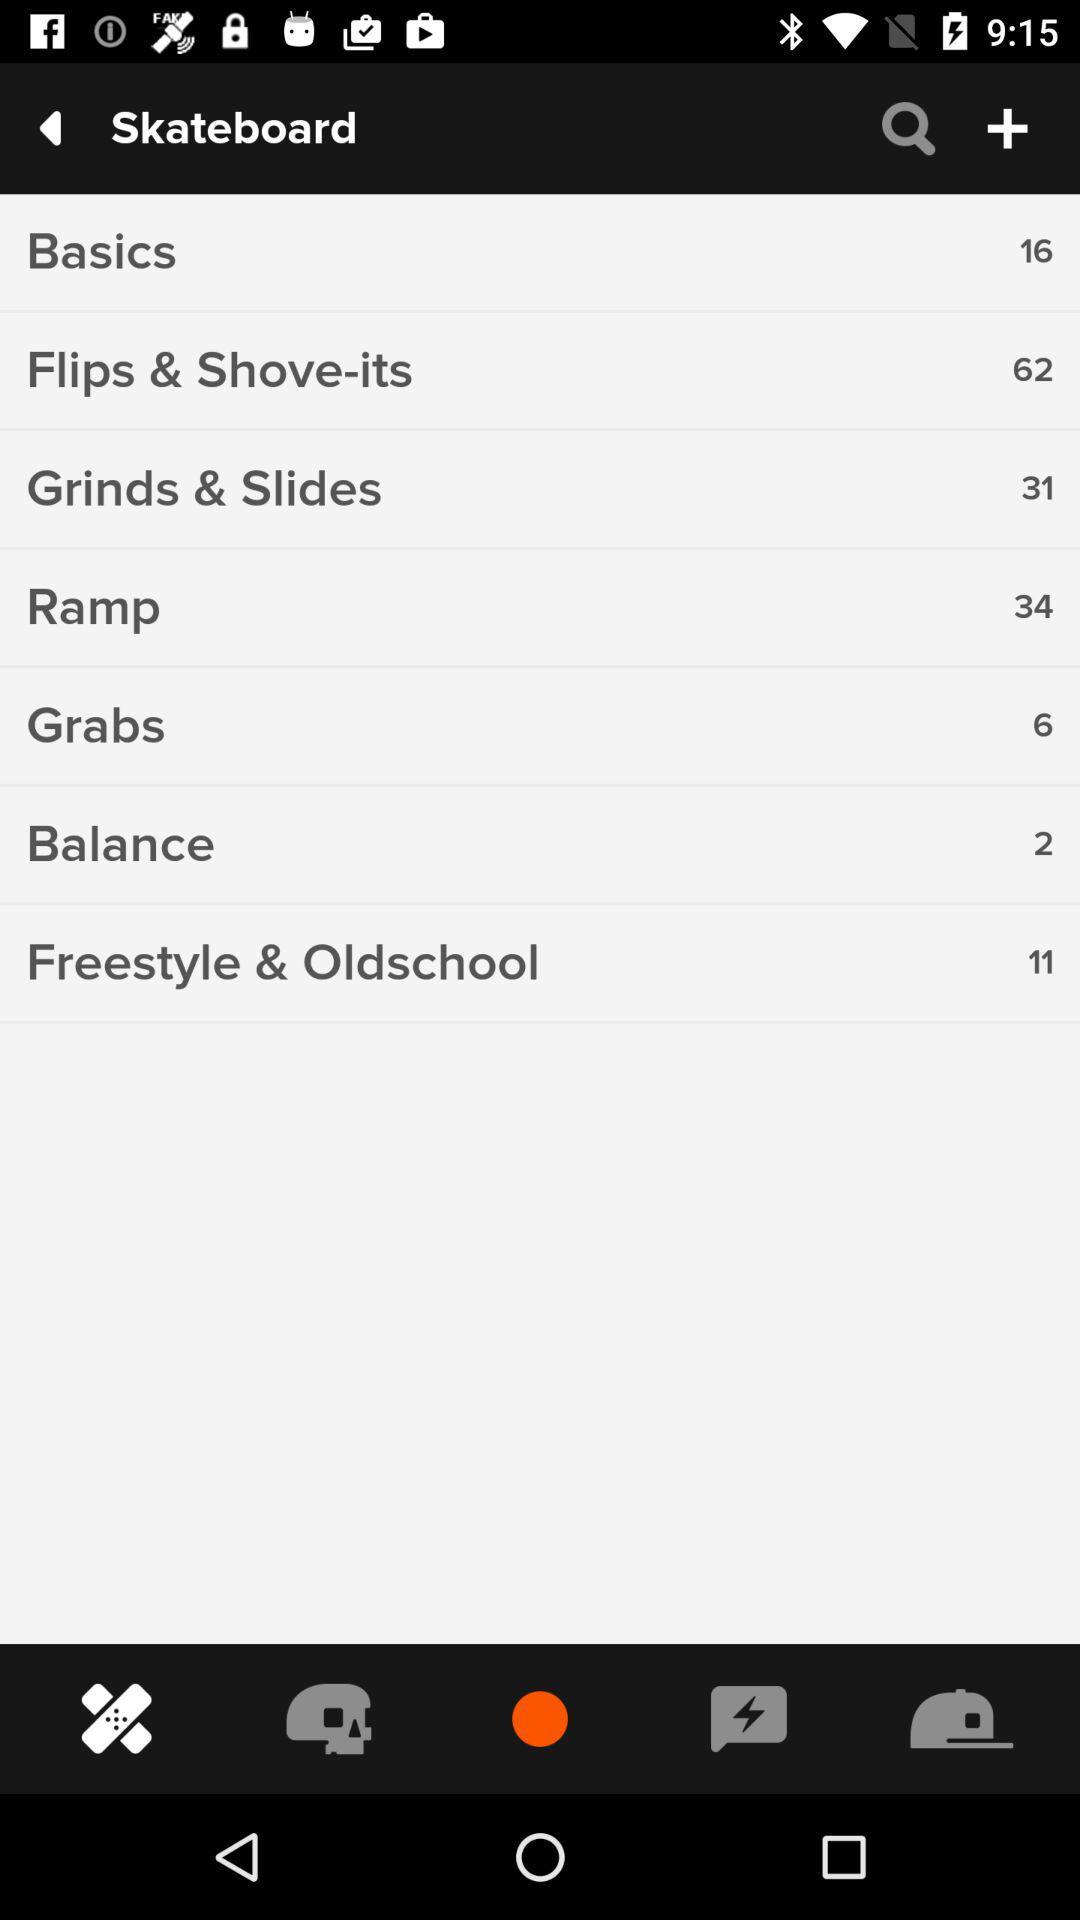  I want to click on the arrow_backward icon, so click(49, 127).